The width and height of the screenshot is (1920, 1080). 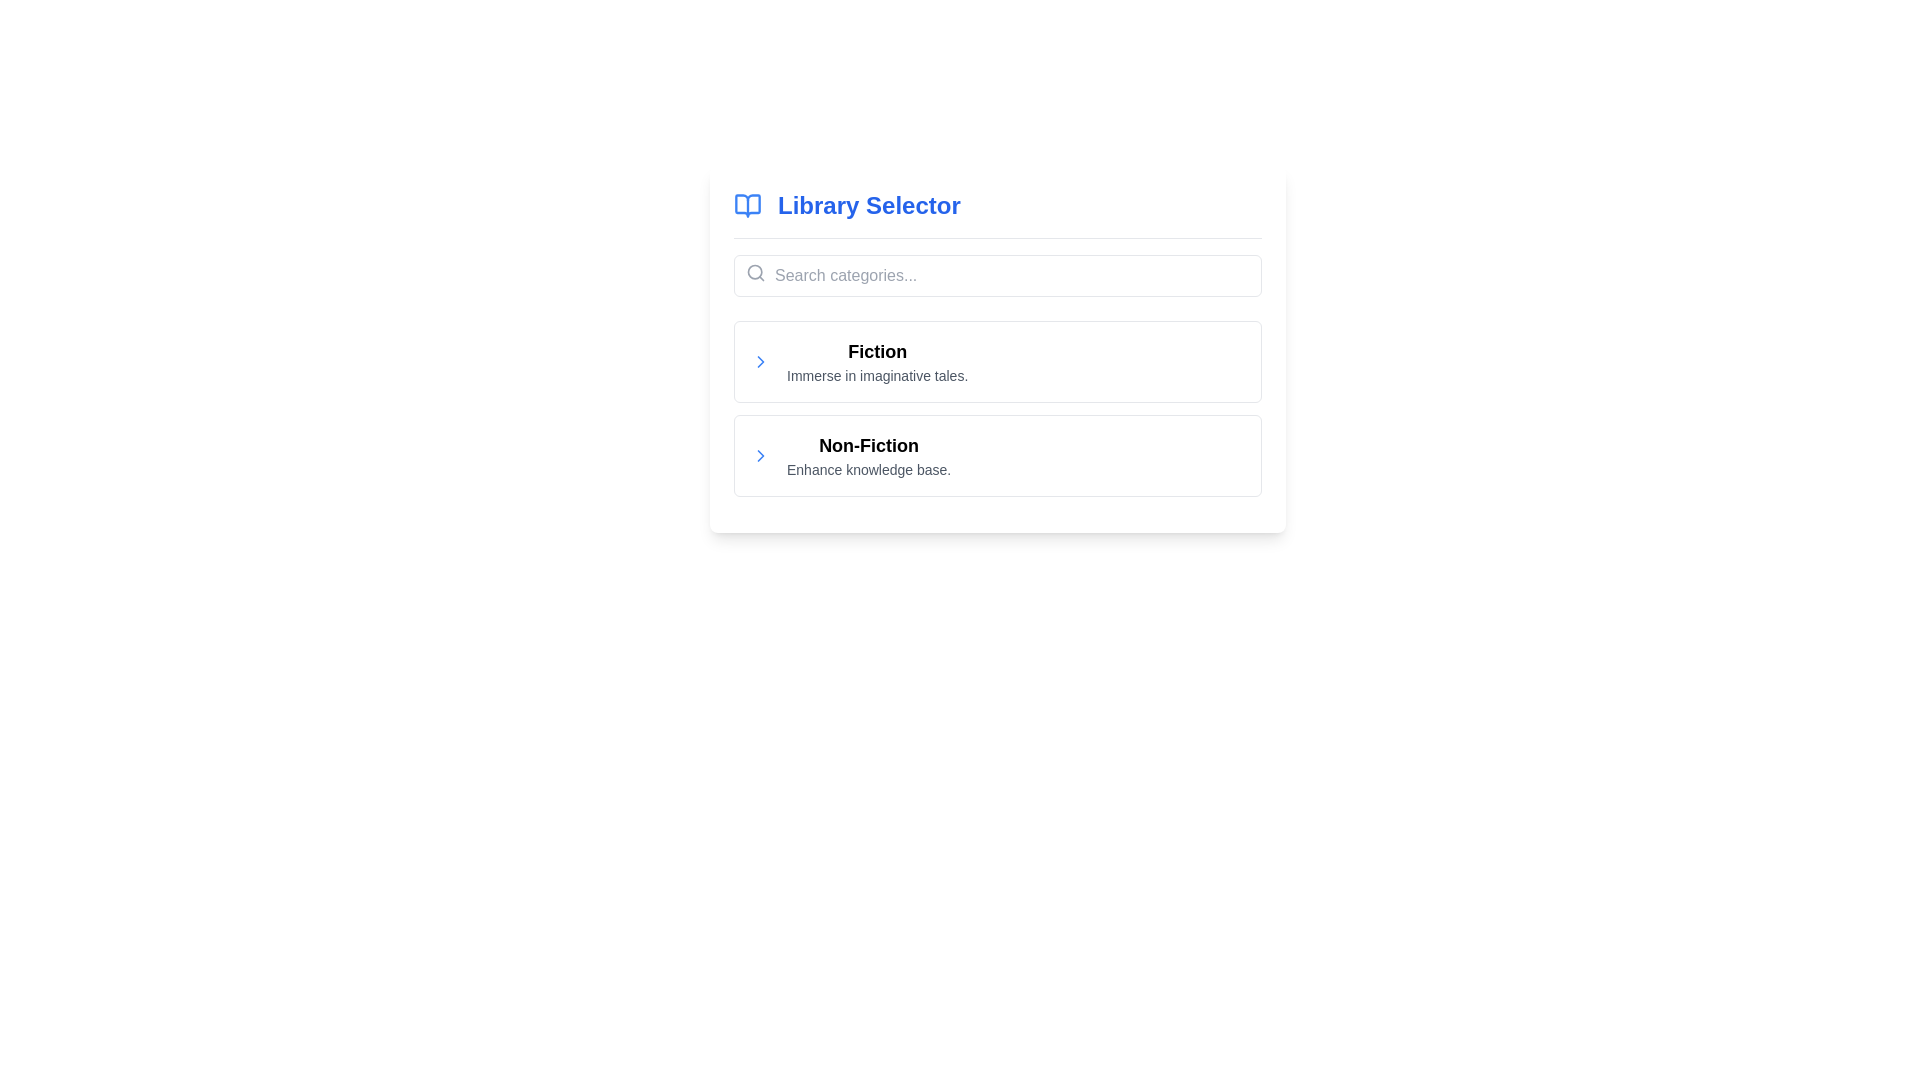 I want to click on the open book icon, which is blue and located within the 'Library Selector' visual group, positioned to the left of the title text, so click(x=747, y=205).